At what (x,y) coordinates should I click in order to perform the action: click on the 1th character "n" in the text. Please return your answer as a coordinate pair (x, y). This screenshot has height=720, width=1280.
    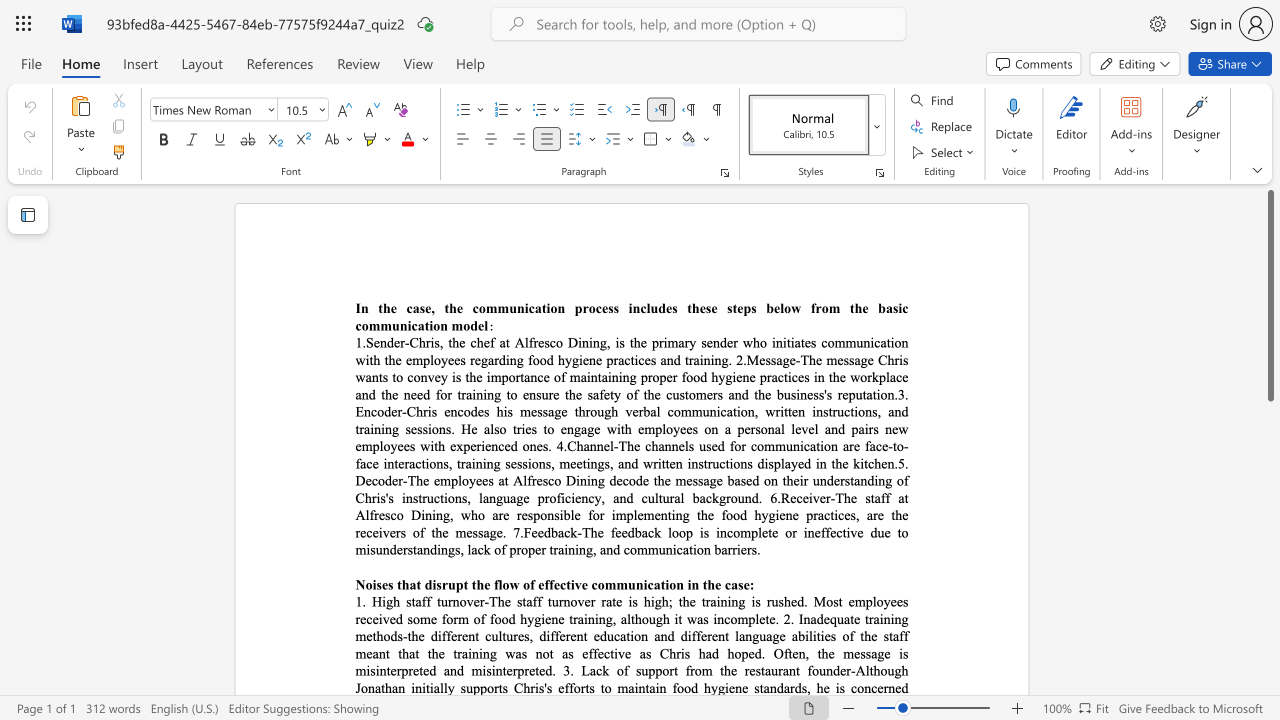
    Looking at the image, I should click on (593, 377).